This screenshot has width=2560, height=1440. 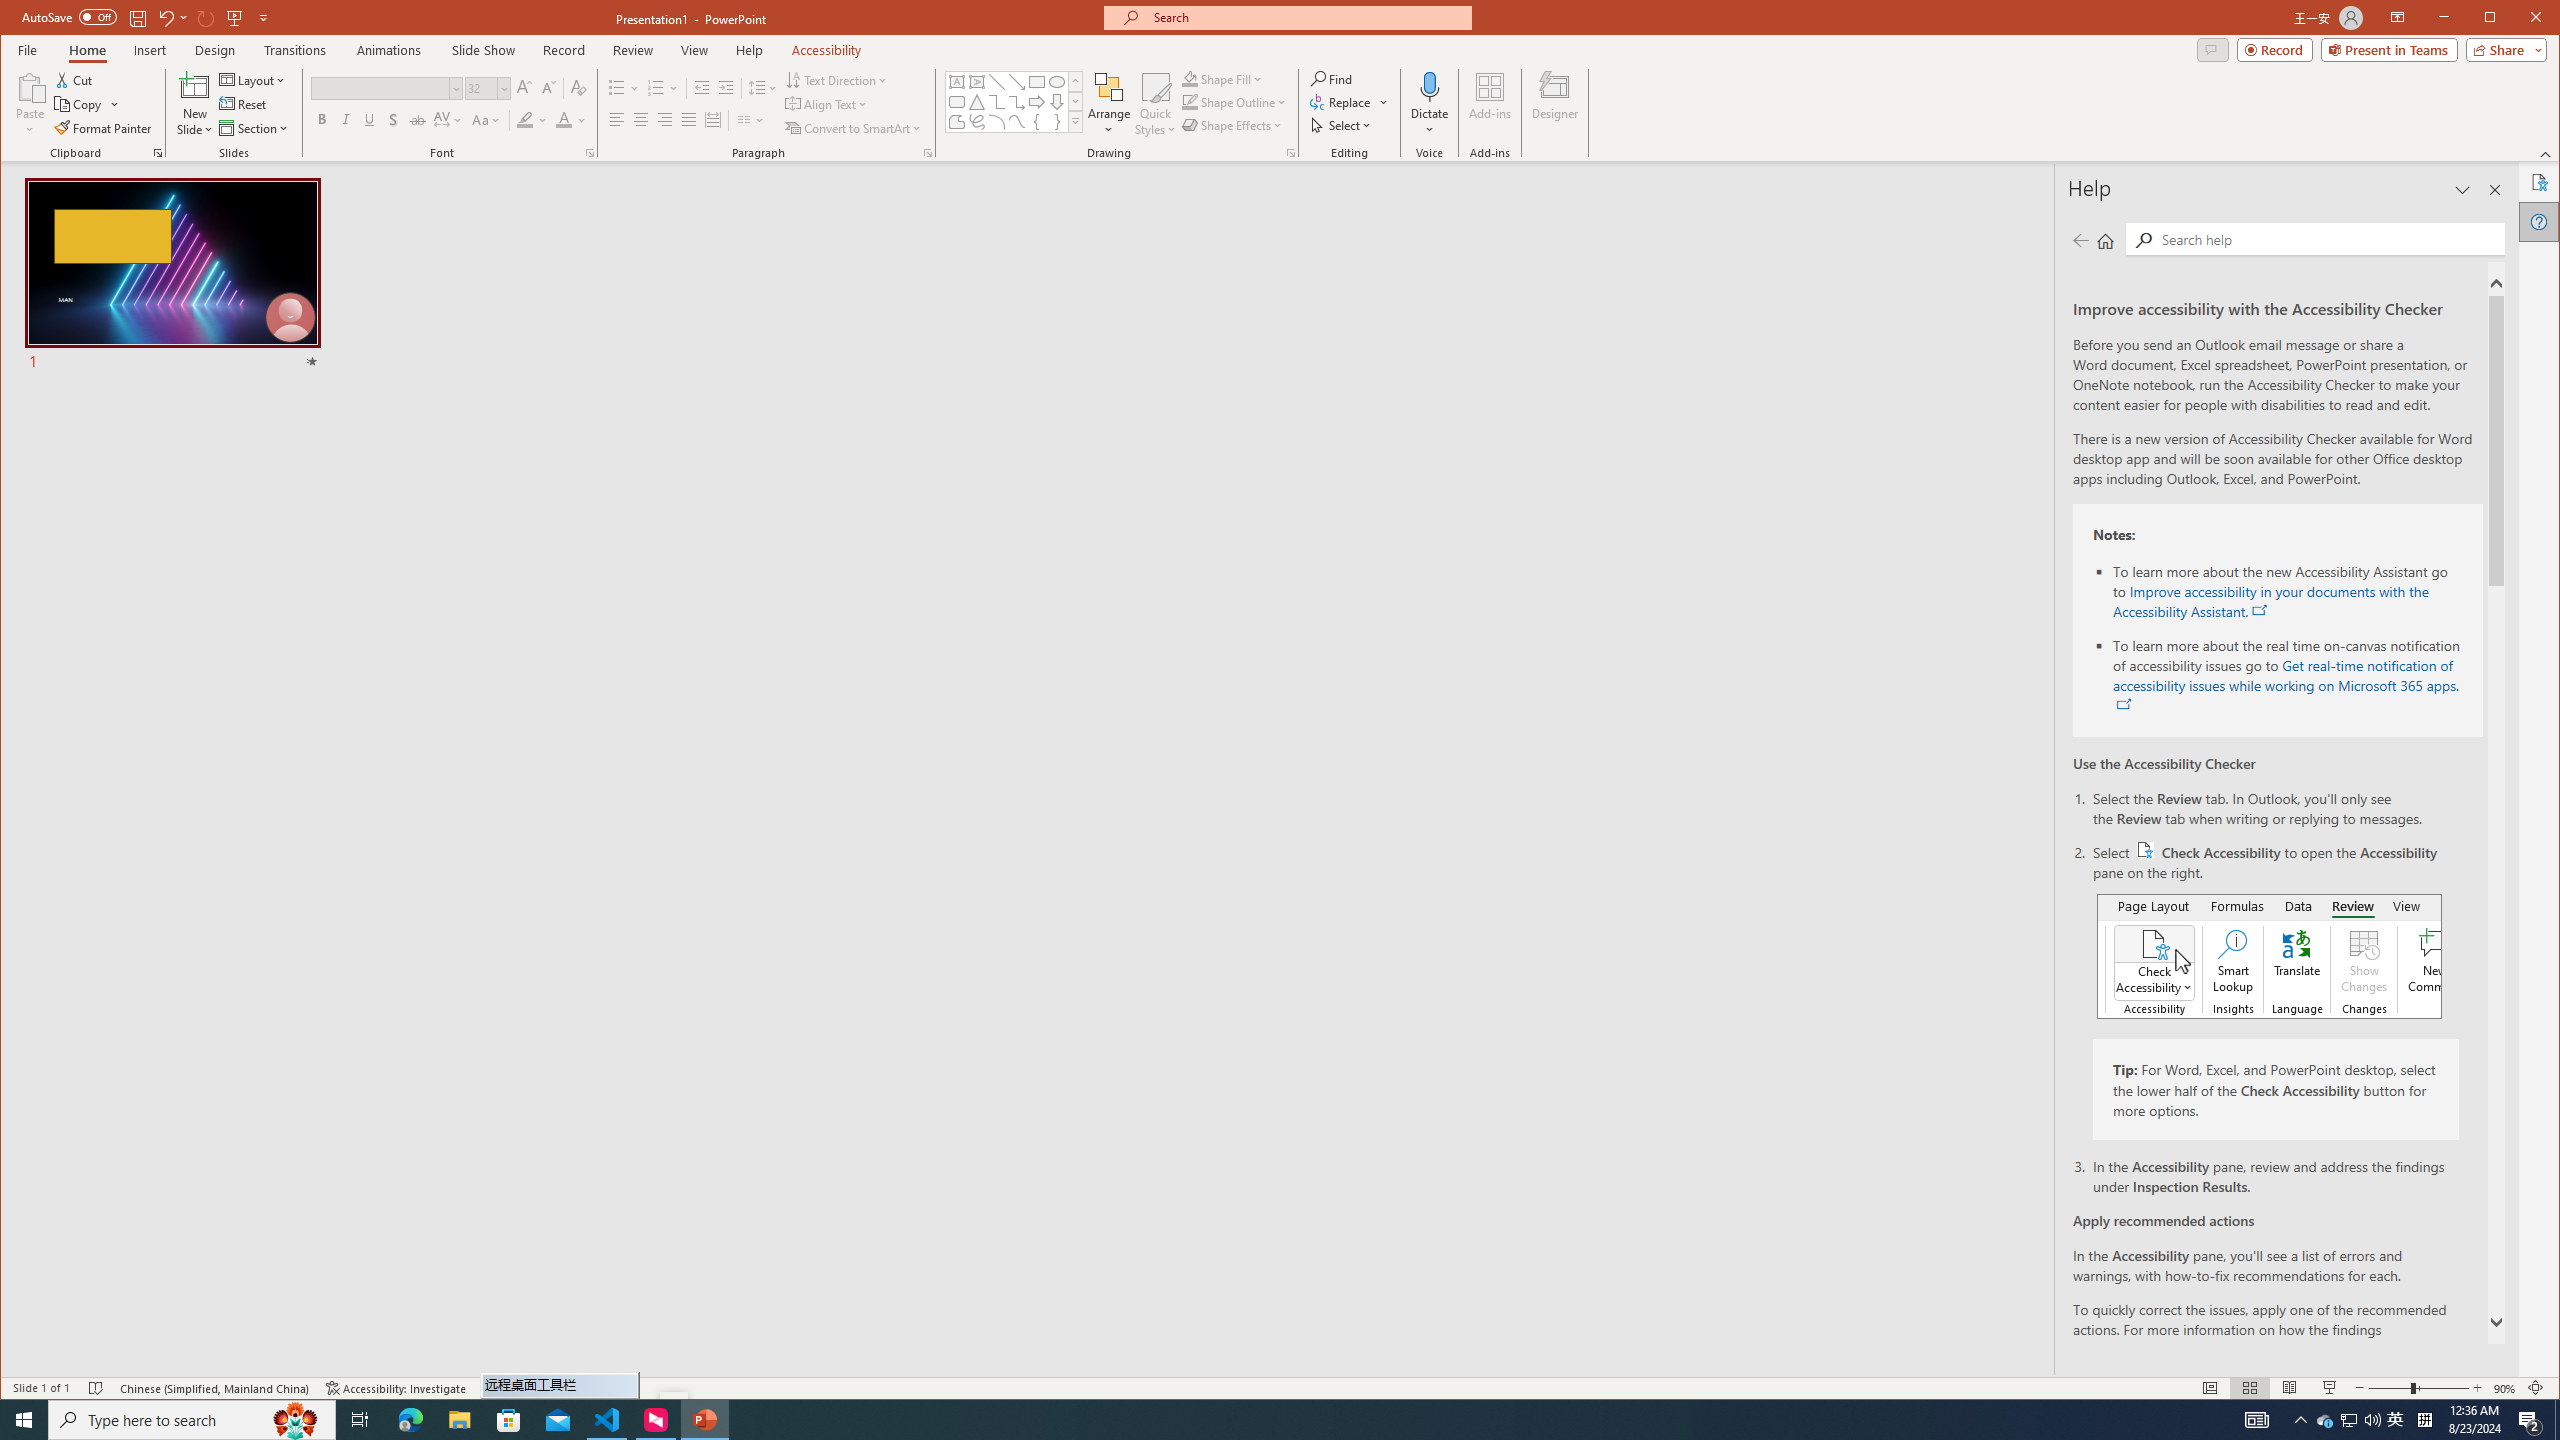 What do you see at coordinates (74, 80) in the screenshot?
I see `'Cut'` at bounding box center [74, 80].